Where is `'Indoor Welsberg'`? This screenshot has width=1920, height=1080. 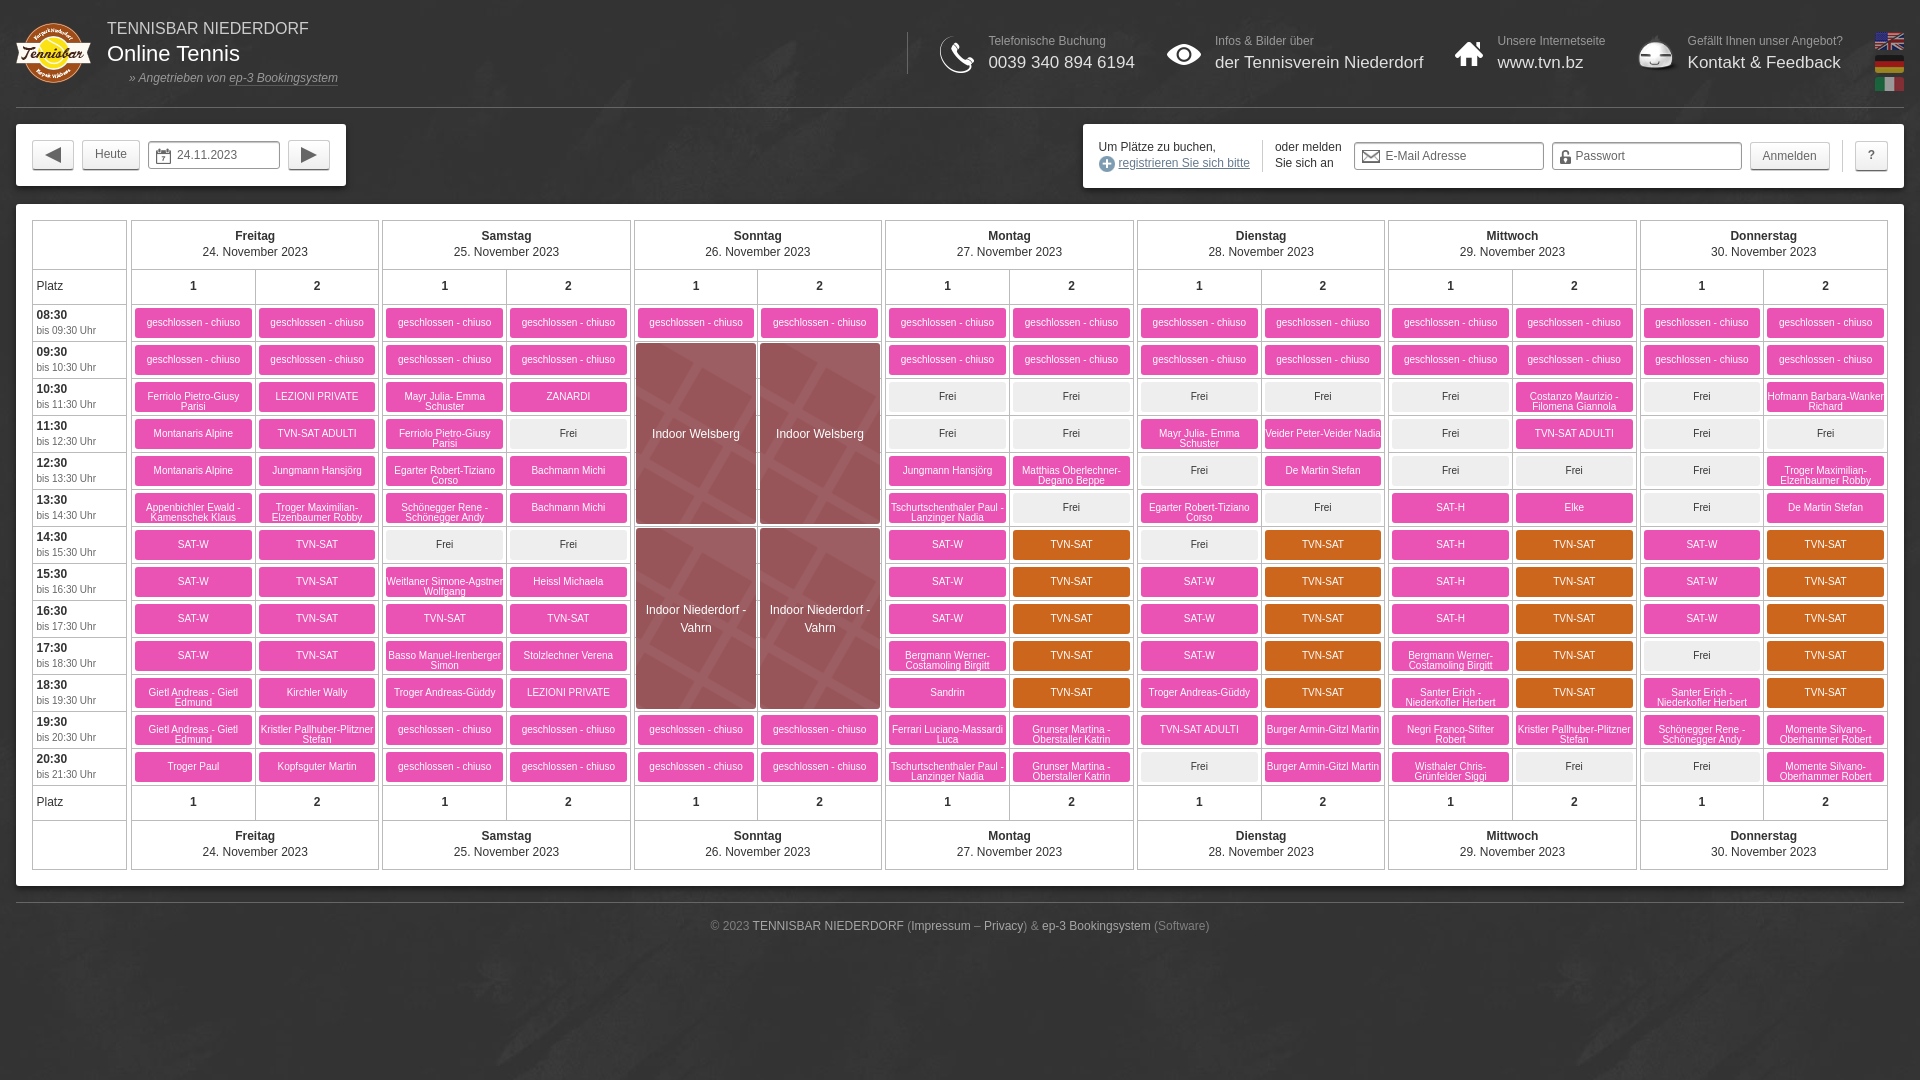
'Indoor Welsberg' is located at coordinates (819, 433).